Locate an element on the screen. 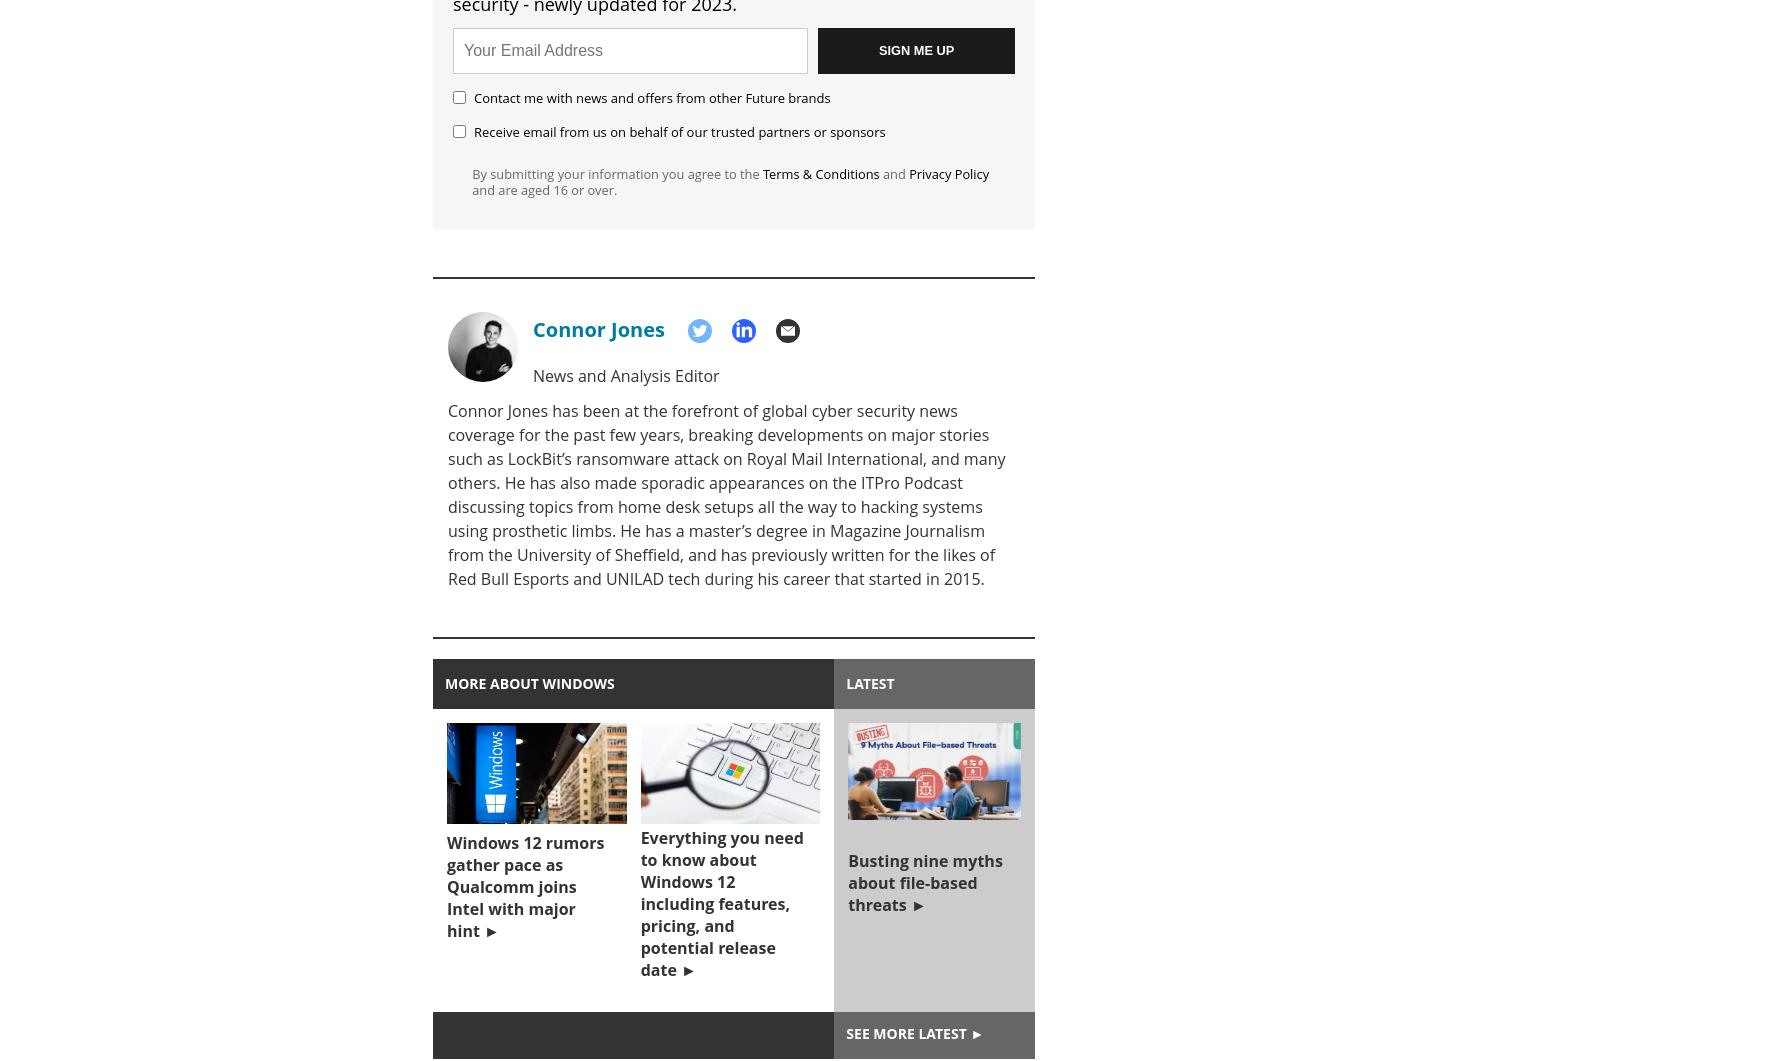 This screenshot has width=1788, height=1061. 'News and Analysis Editor' is located at coordinates (625, 376).